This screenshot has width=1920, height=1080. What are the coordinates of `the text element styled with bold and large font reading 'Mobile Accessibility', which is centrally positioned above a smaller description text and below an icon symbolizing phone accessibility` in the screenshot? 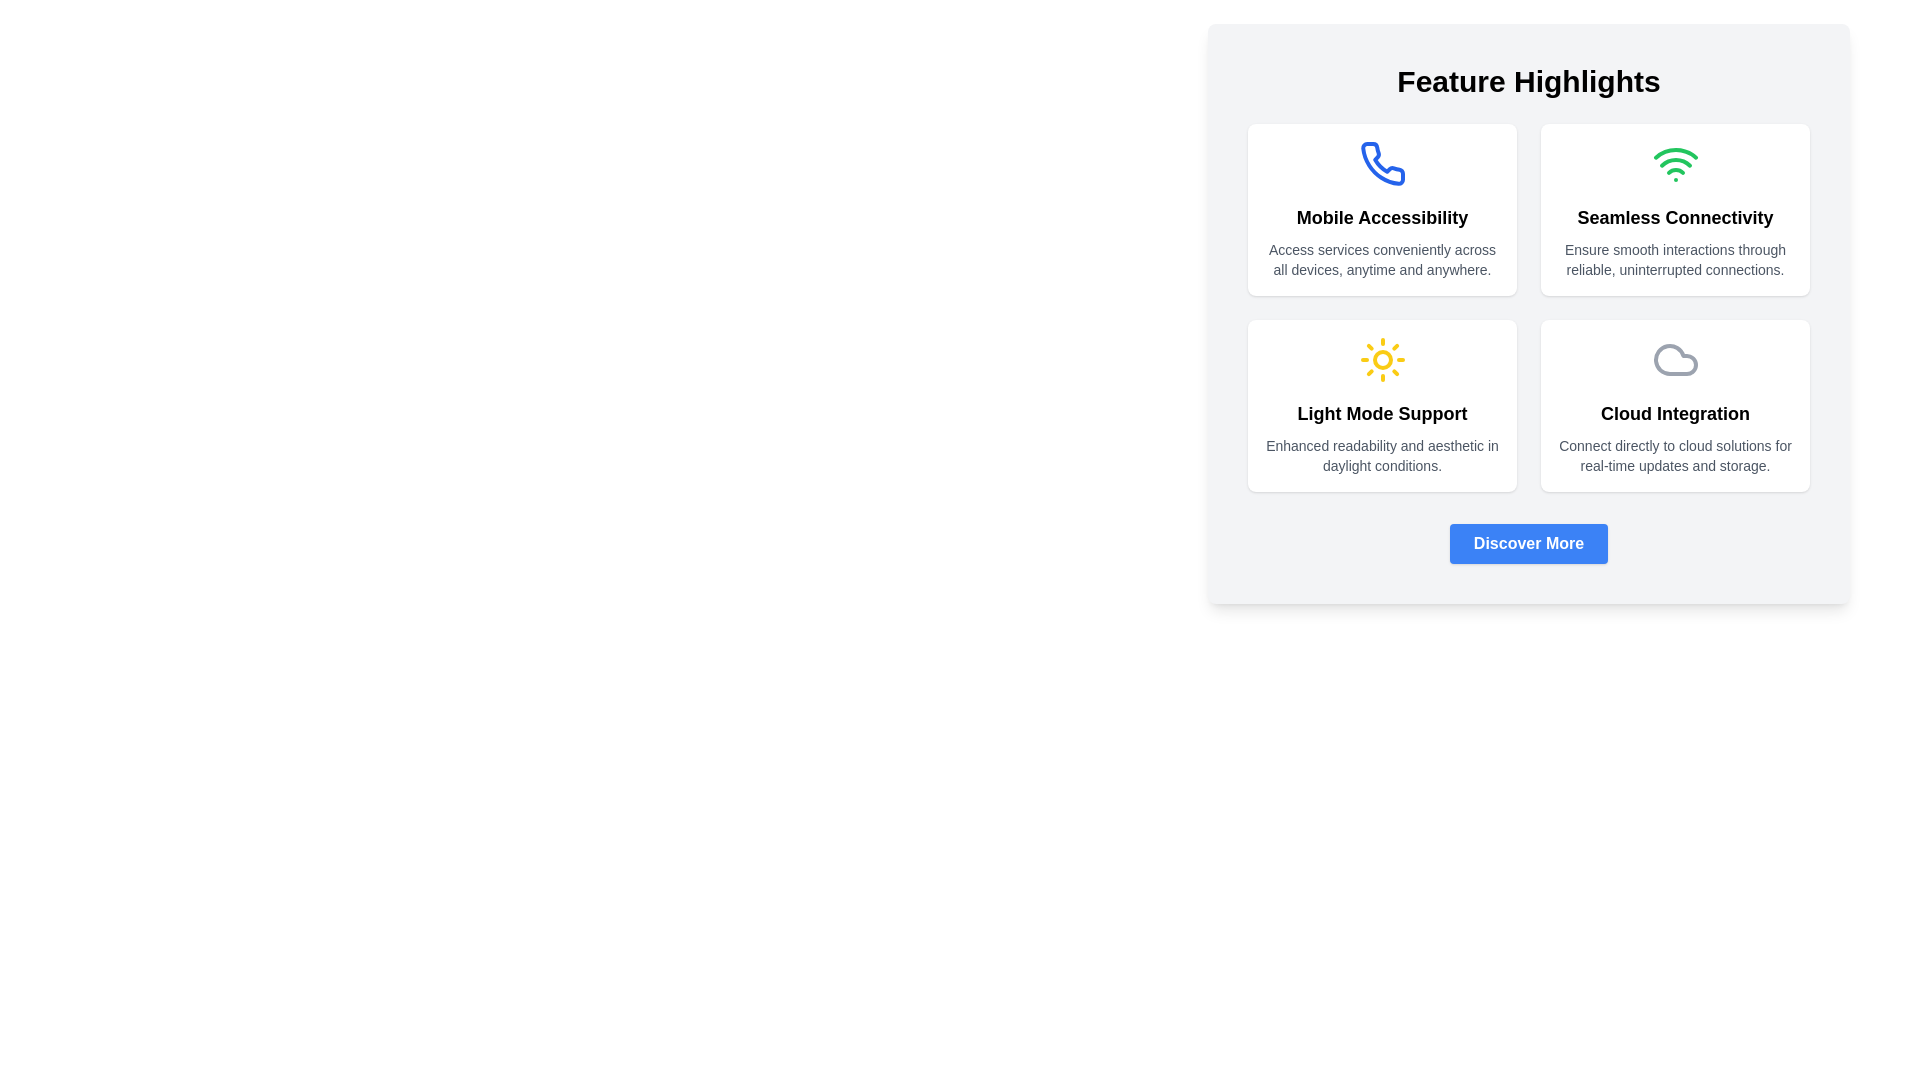 It's located at (1381, 218).